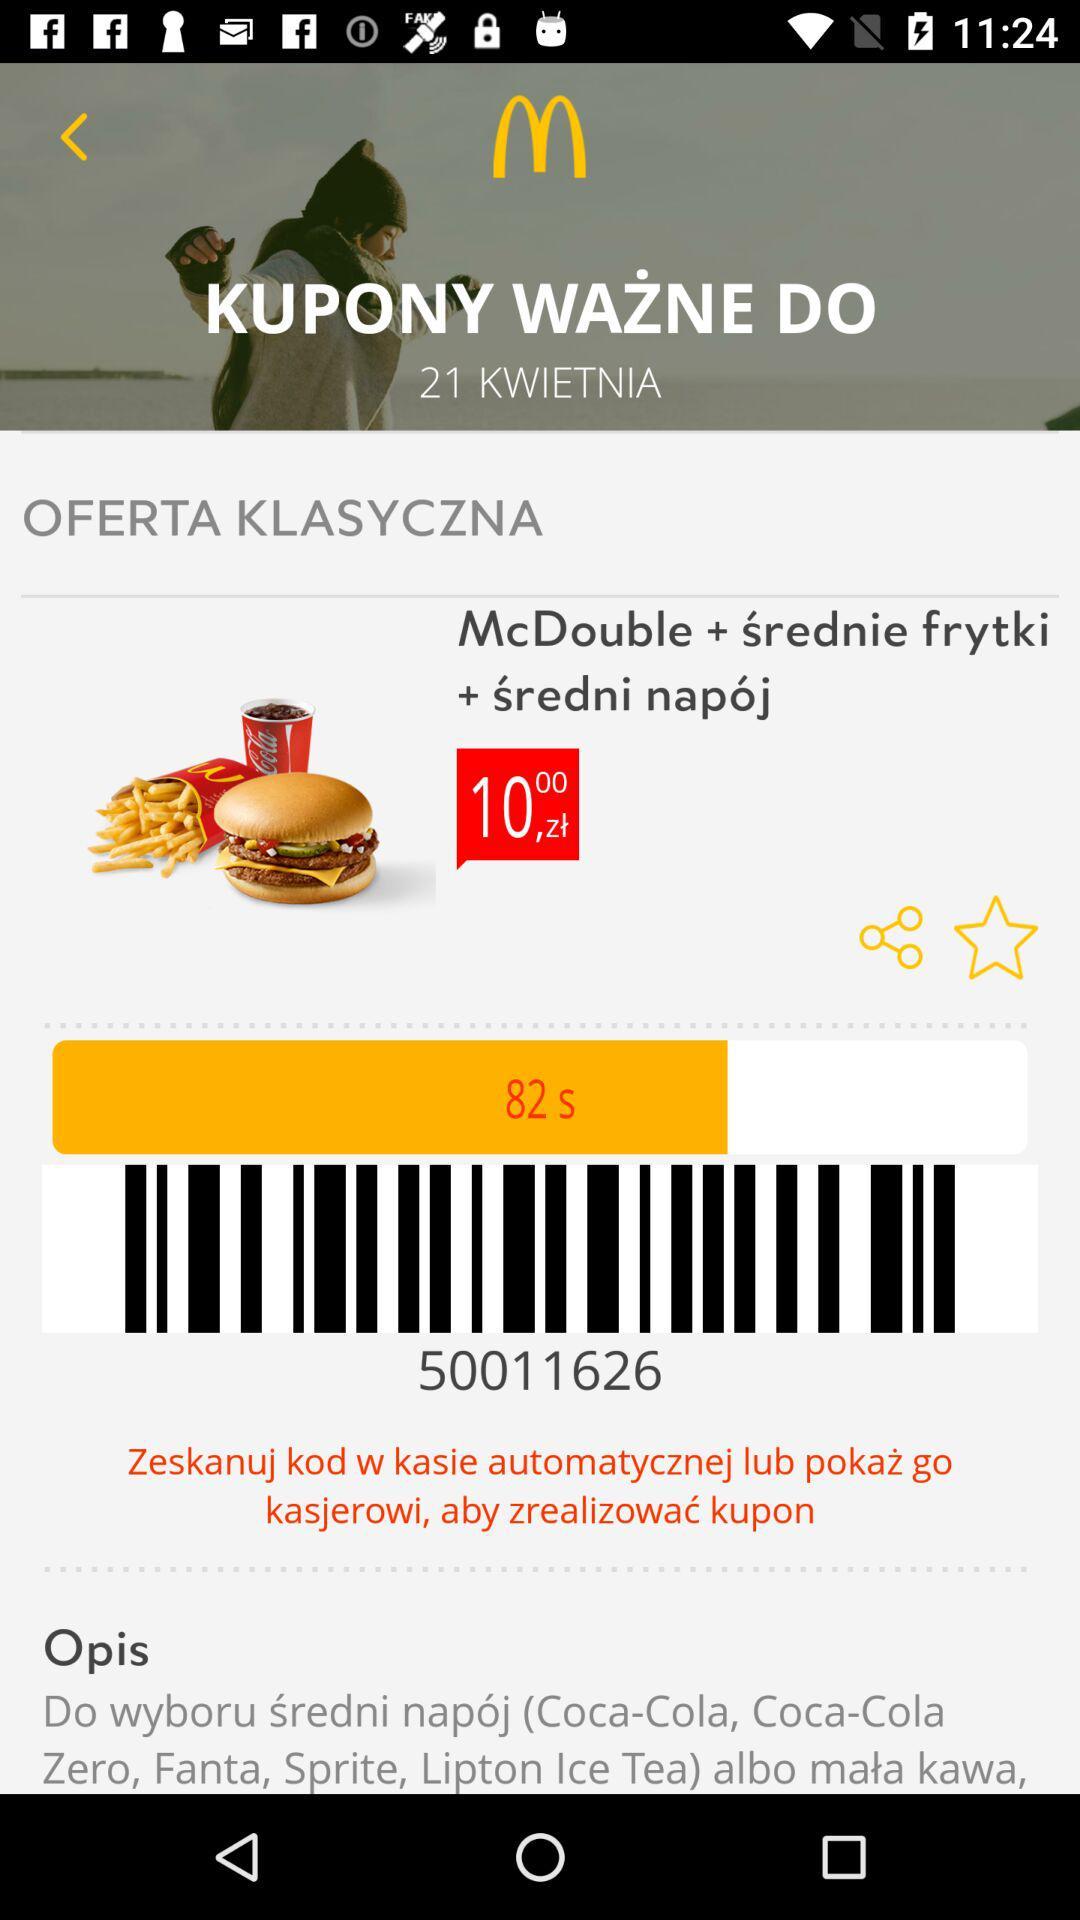 The width and height of the screenshot is (1080, 1920). I want to click on setting button, so click(995, 936).